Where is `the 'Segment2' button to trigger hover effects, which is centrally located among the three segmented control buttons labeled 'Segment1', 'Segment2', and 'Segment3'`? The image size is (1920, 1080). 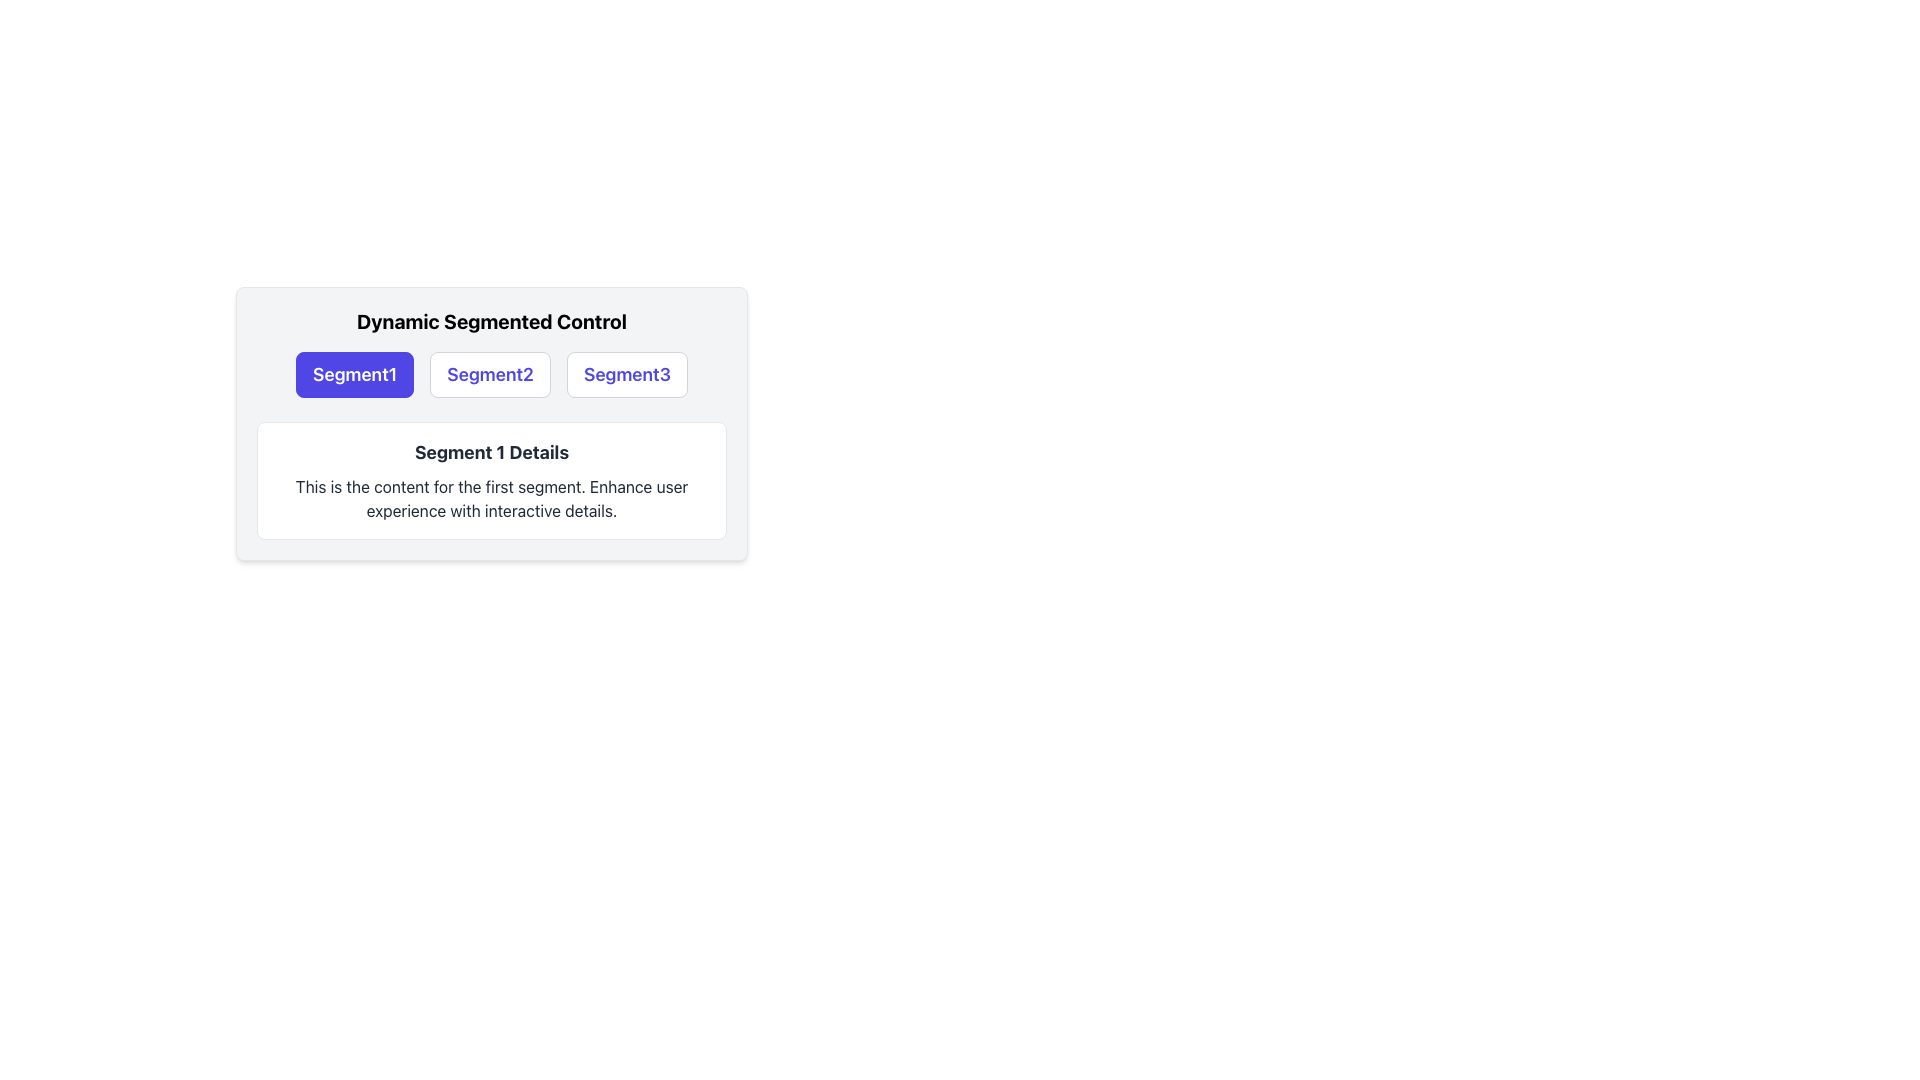 the 'Segment2' button to trigger hover effects, which is centrally located among the three segmented control buttons labeled 'Segment1', 'Segment2', and 'Segment3' is located at coordinates (490, 374).